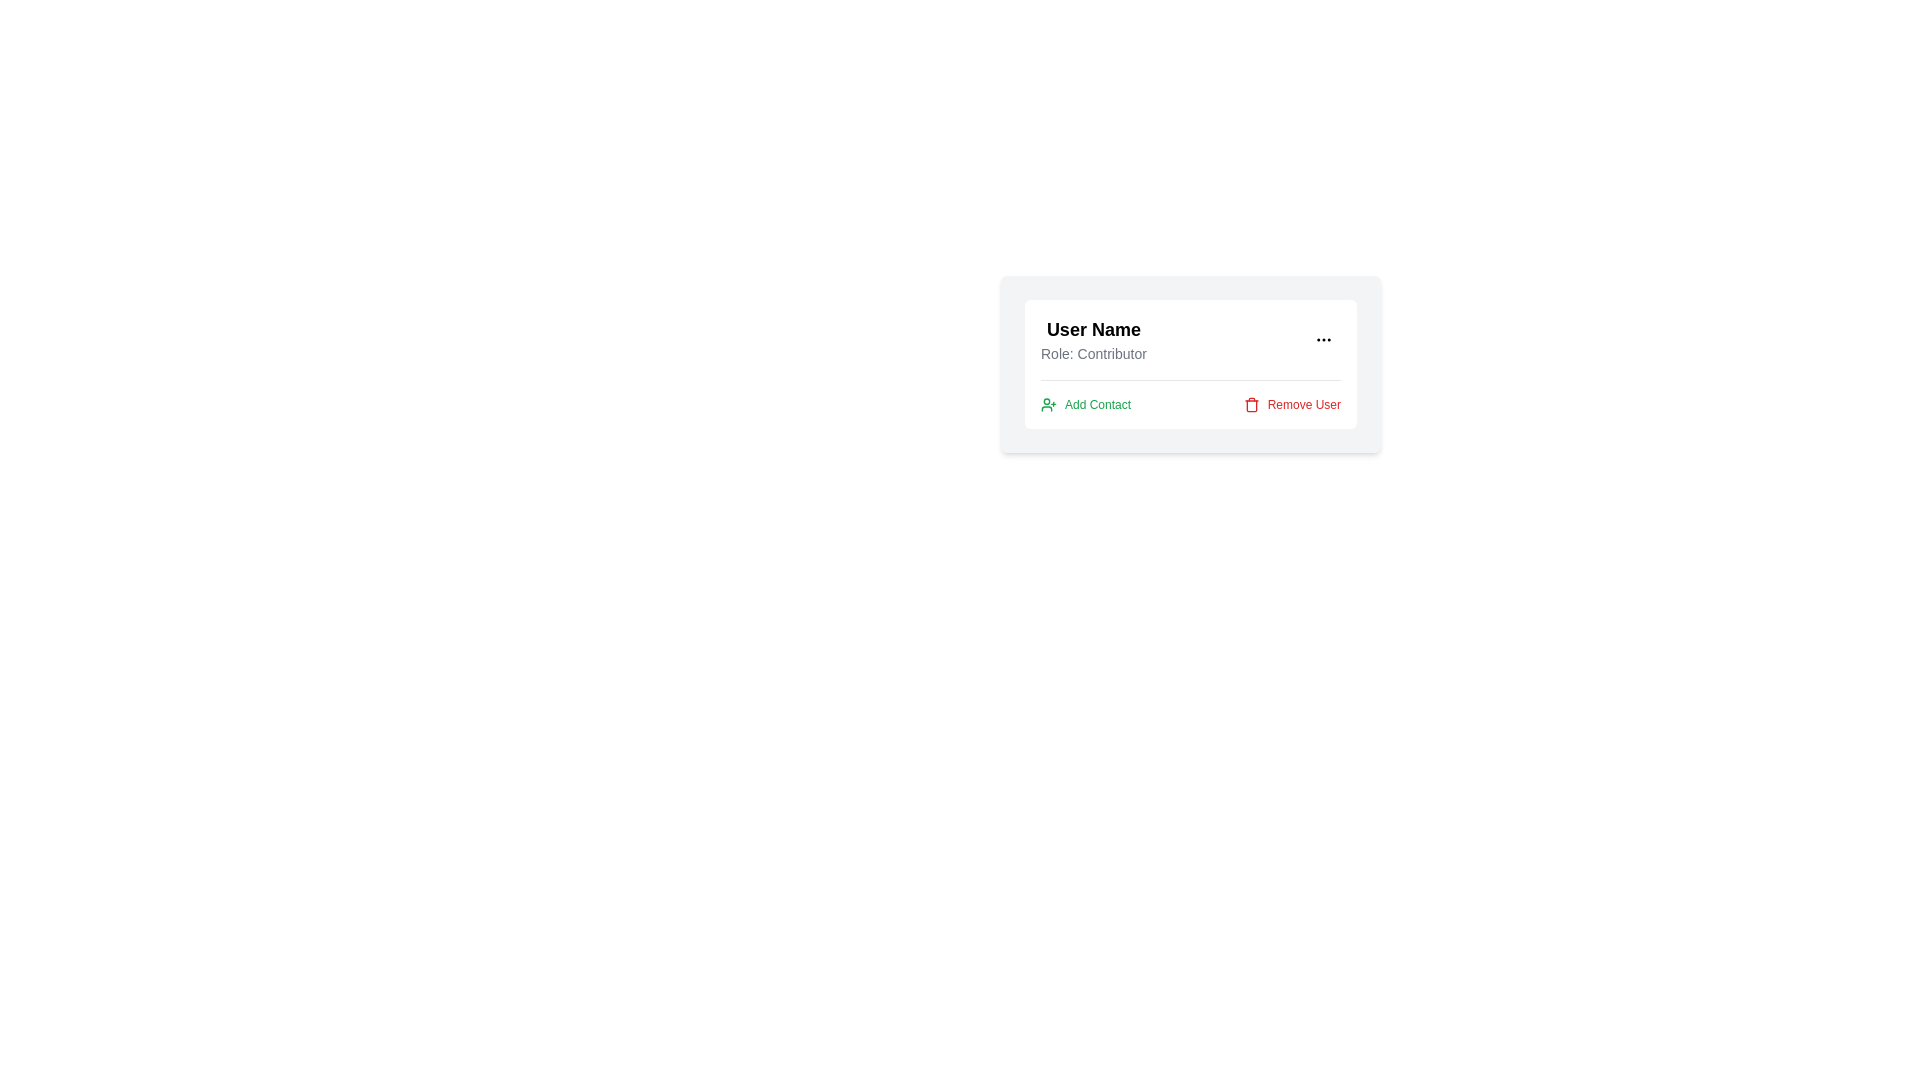  What do you see at coordinates (1250, 405) in the screenshot?
I see `the delete icon located to the left of the 'Remove User' text within the red-emphasized clickable section in the lower-right corner of the user details card` at bounding box center [1250, 405].